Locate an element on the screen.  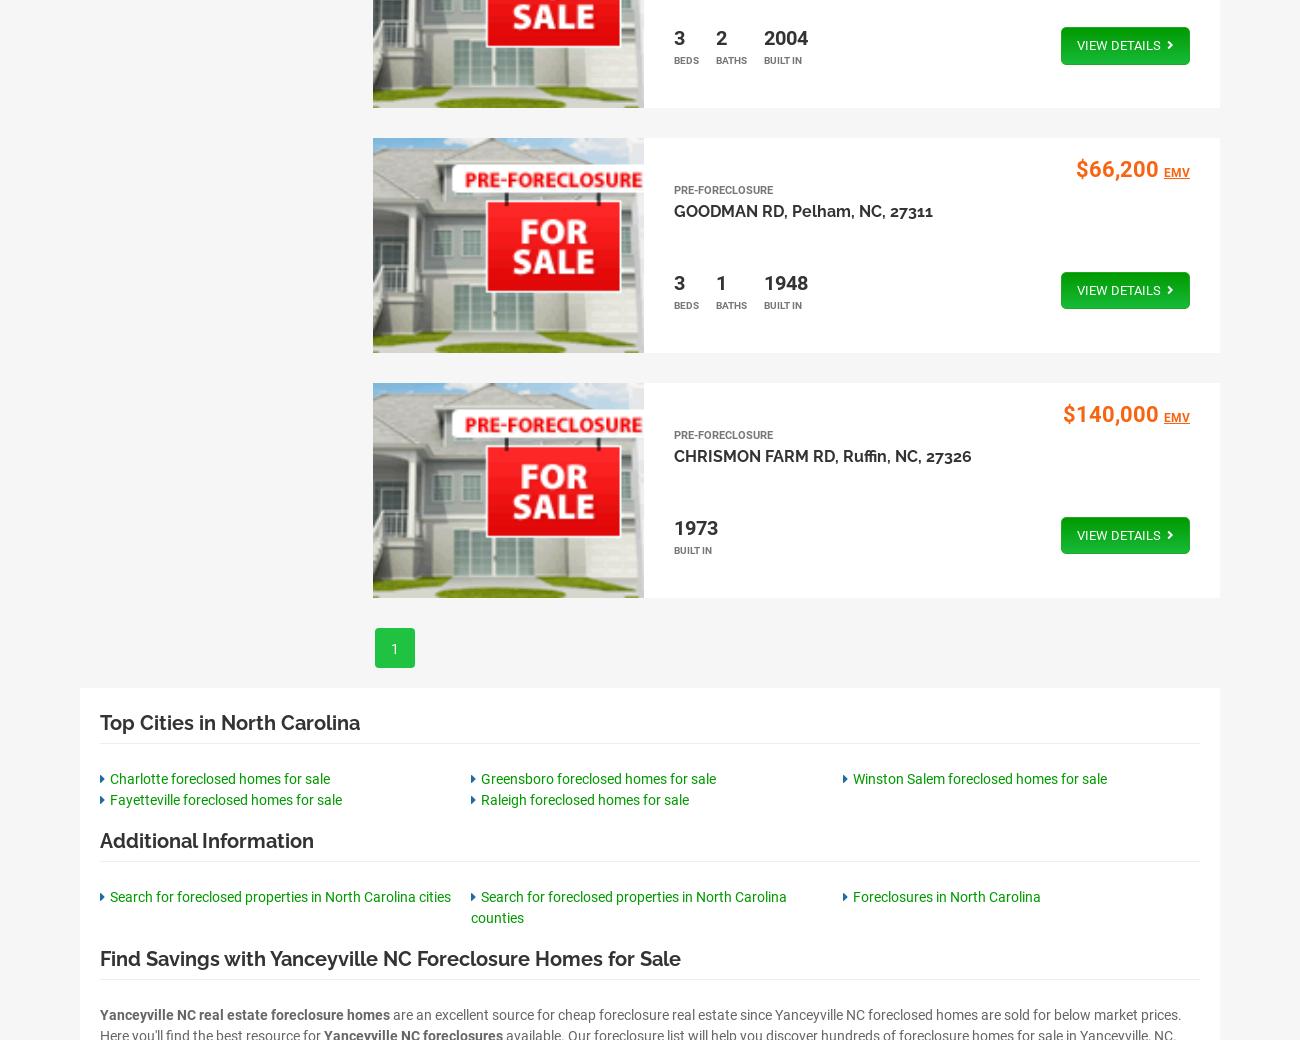
'Raleigh foreclosed homes for sale' is located at coordinates (480, 798).